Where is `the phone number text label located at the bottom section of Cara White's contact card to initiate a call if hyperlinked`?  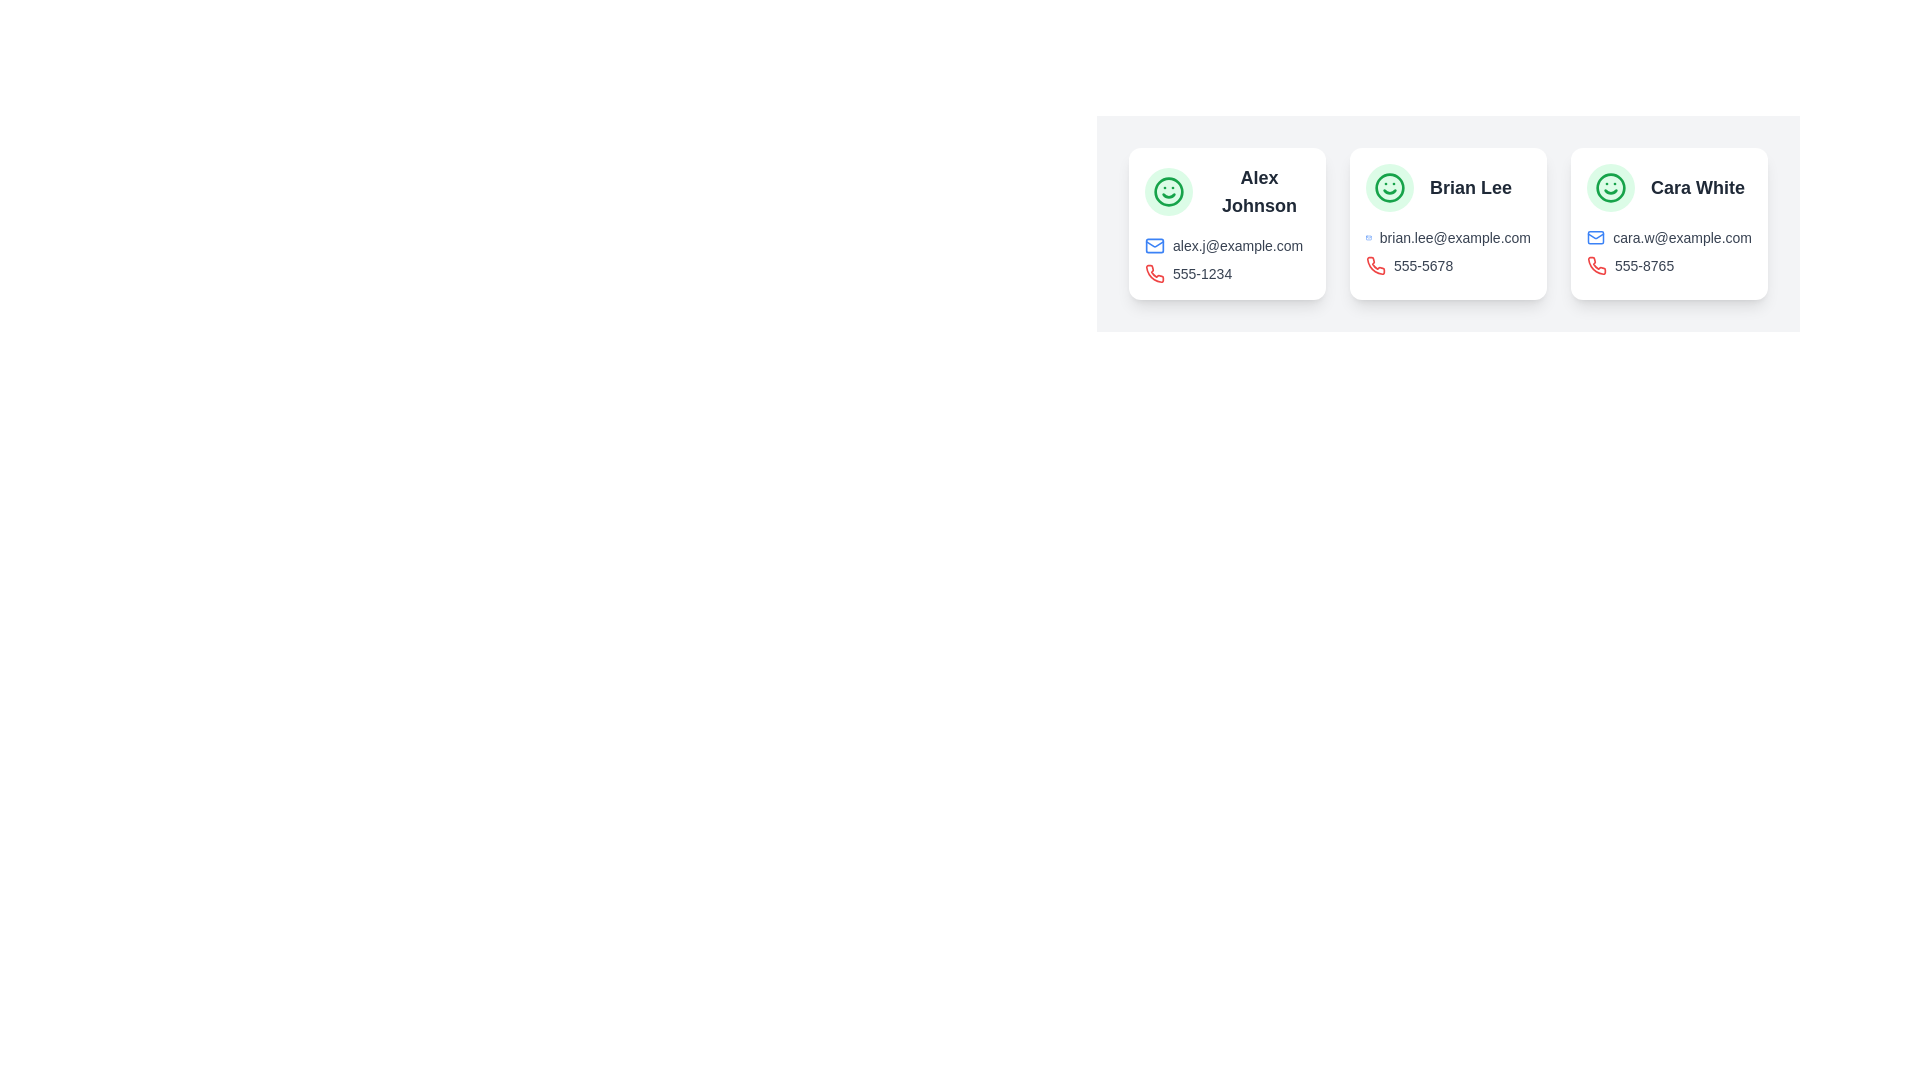 the phone number text label located at the bottom section of Cara White's contact card to initiate a call if hyperlinked is located at coordinates (1644, 265).